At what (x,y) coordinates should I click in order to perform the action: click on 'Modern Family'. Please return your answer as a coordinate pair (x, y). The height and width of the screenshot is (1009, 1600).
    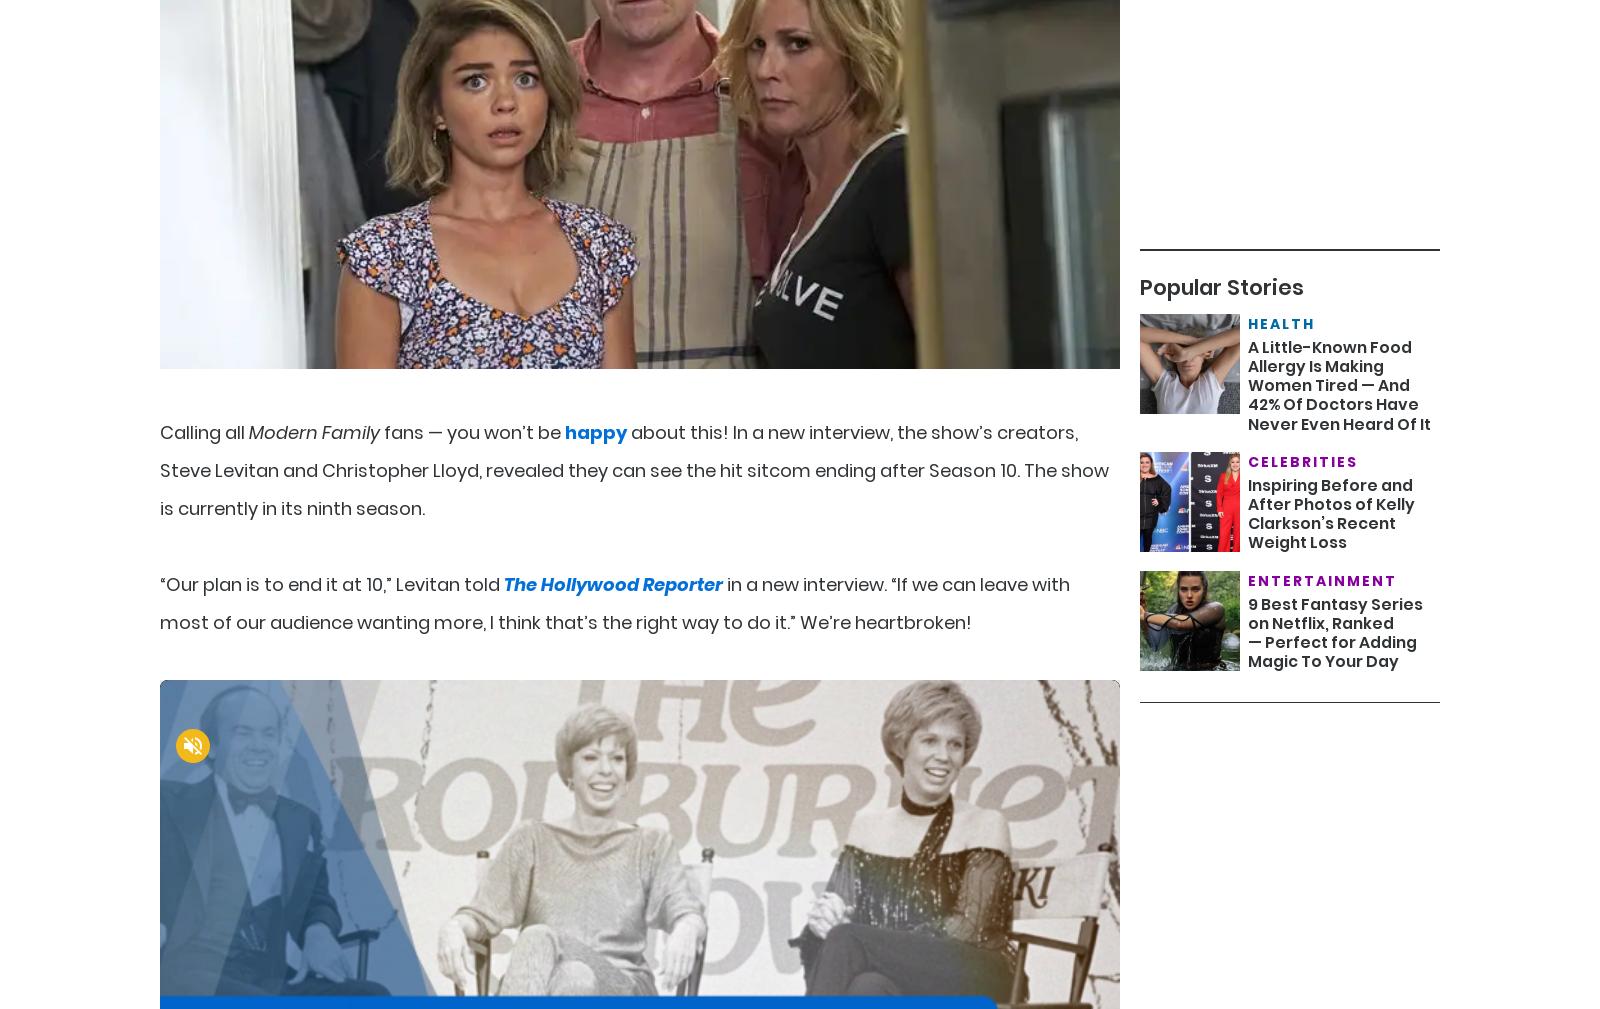
    Looking at the image, I should click on (314, 431).